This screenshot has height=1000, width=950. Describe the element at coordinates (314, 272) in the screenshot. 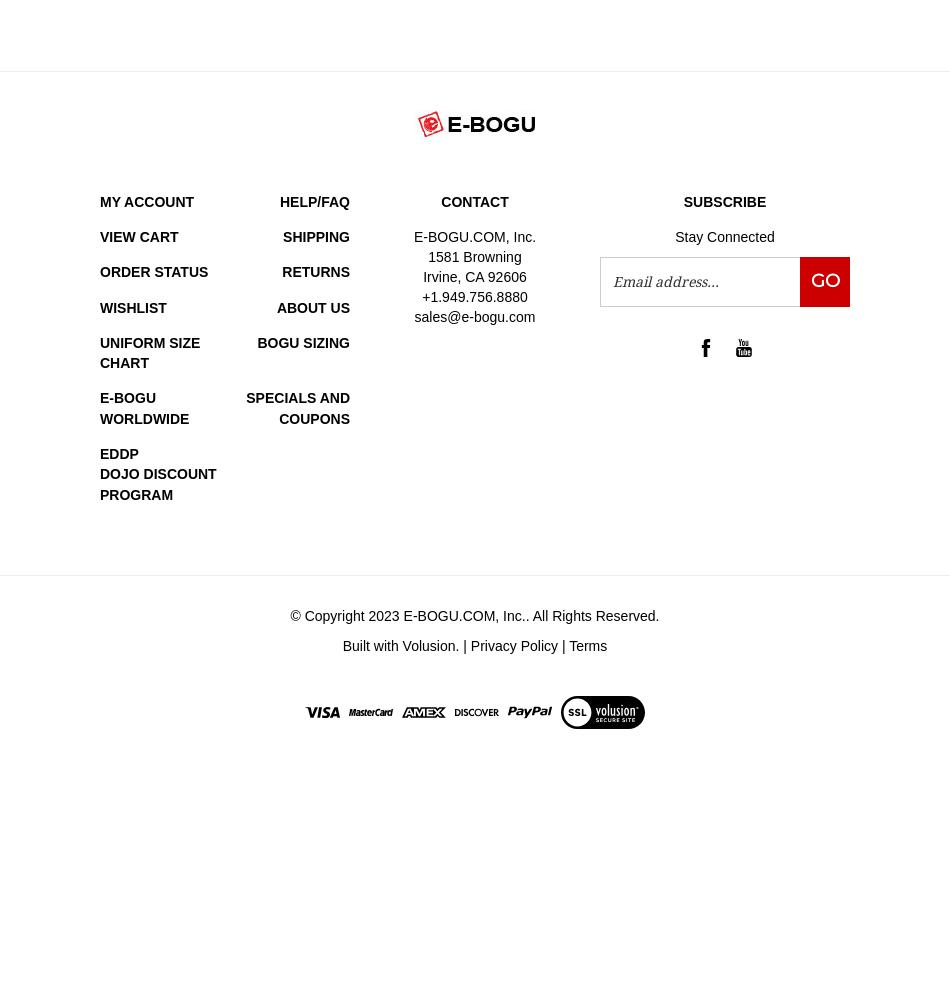

I see `'Returns'` at that location.